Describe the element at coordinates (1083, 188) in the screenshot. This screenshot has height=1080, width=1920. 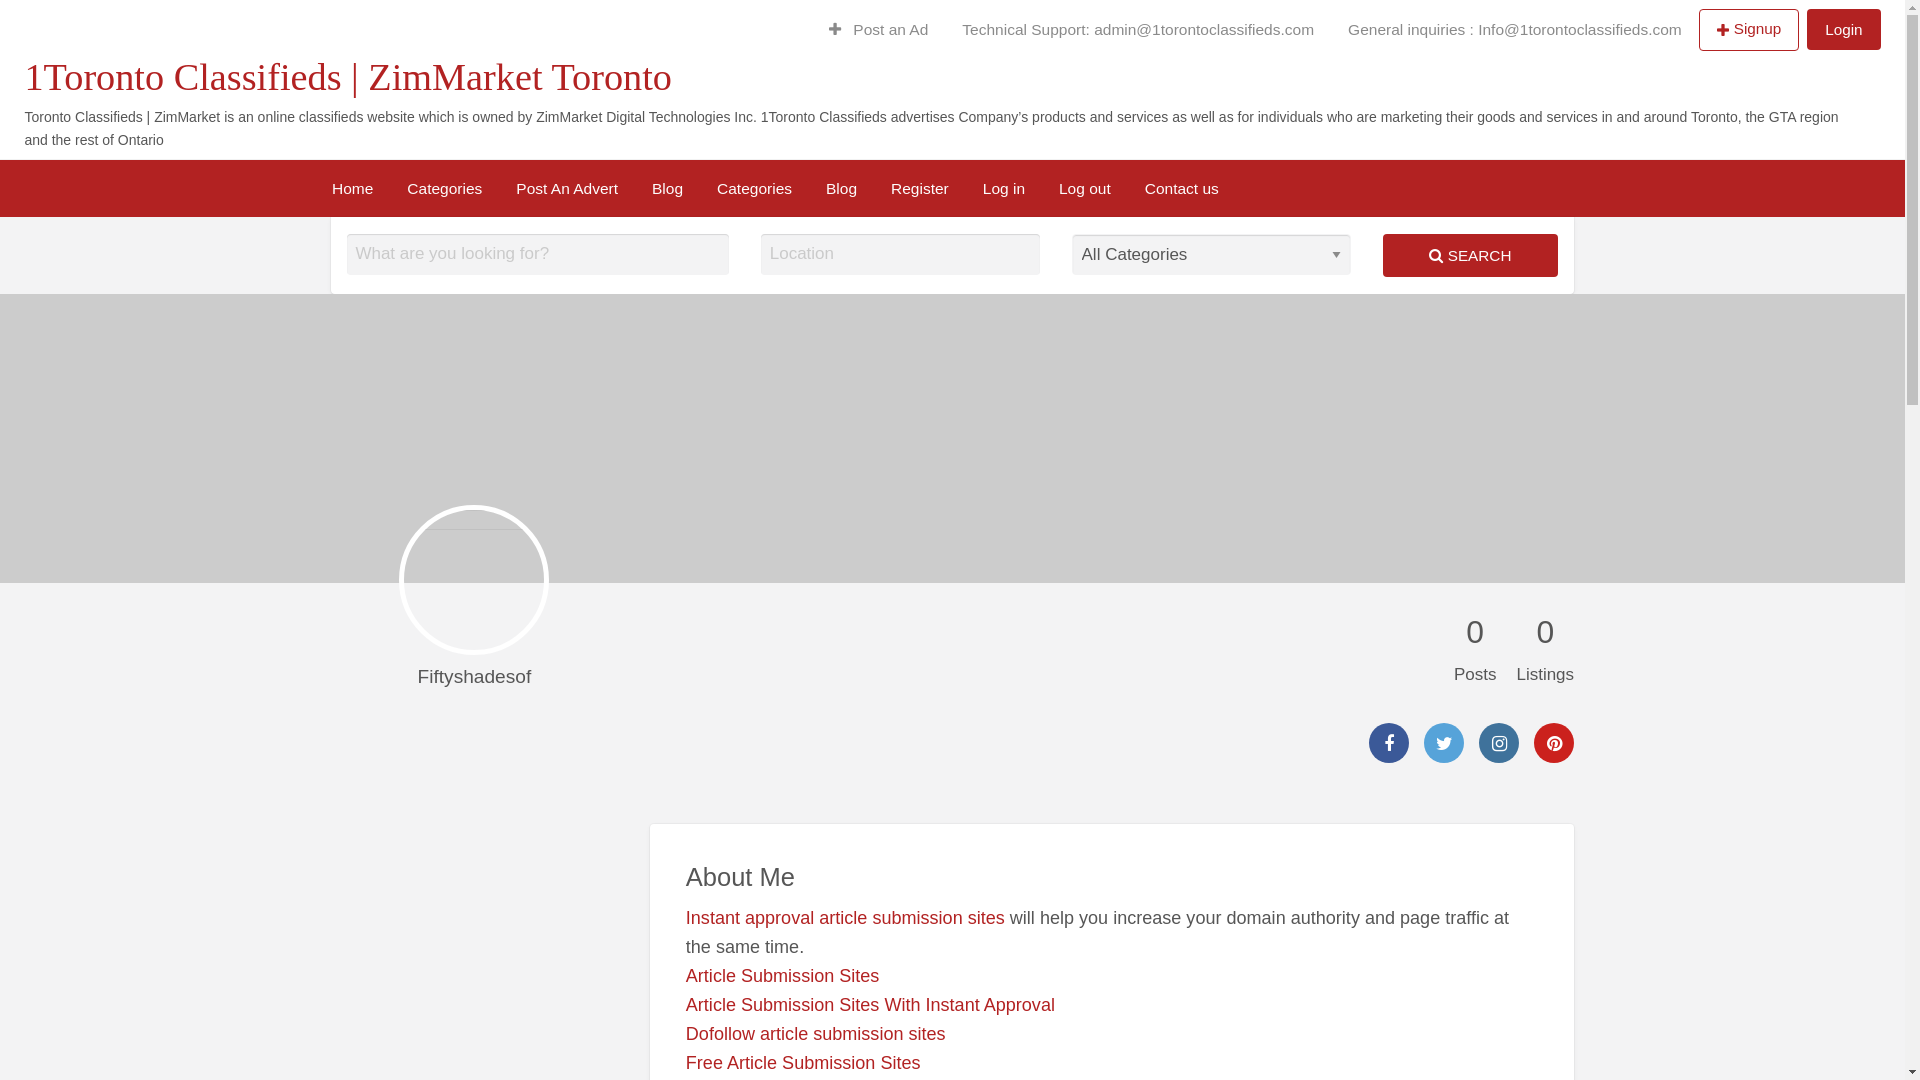
I see `'Log out'` at that location.